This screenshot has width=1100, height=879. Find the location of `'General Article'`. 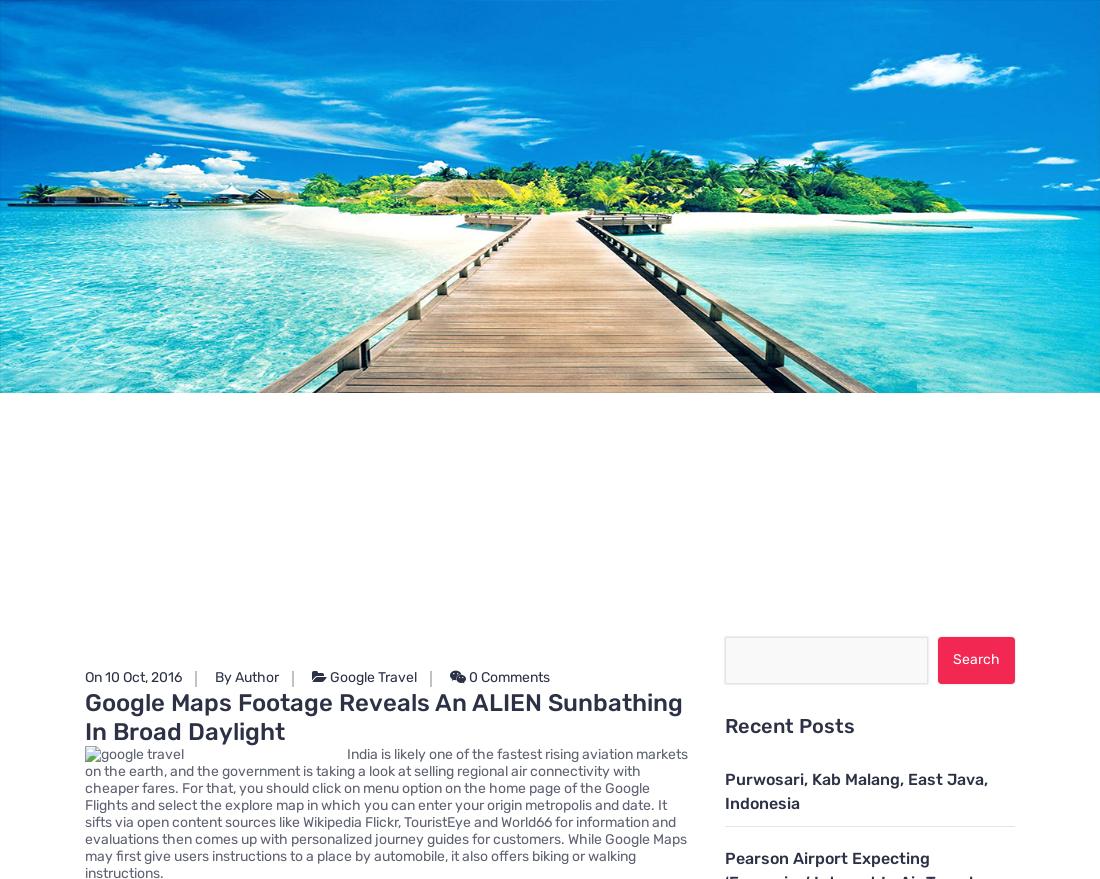

'General Article' is located at coordinates (891, 513).